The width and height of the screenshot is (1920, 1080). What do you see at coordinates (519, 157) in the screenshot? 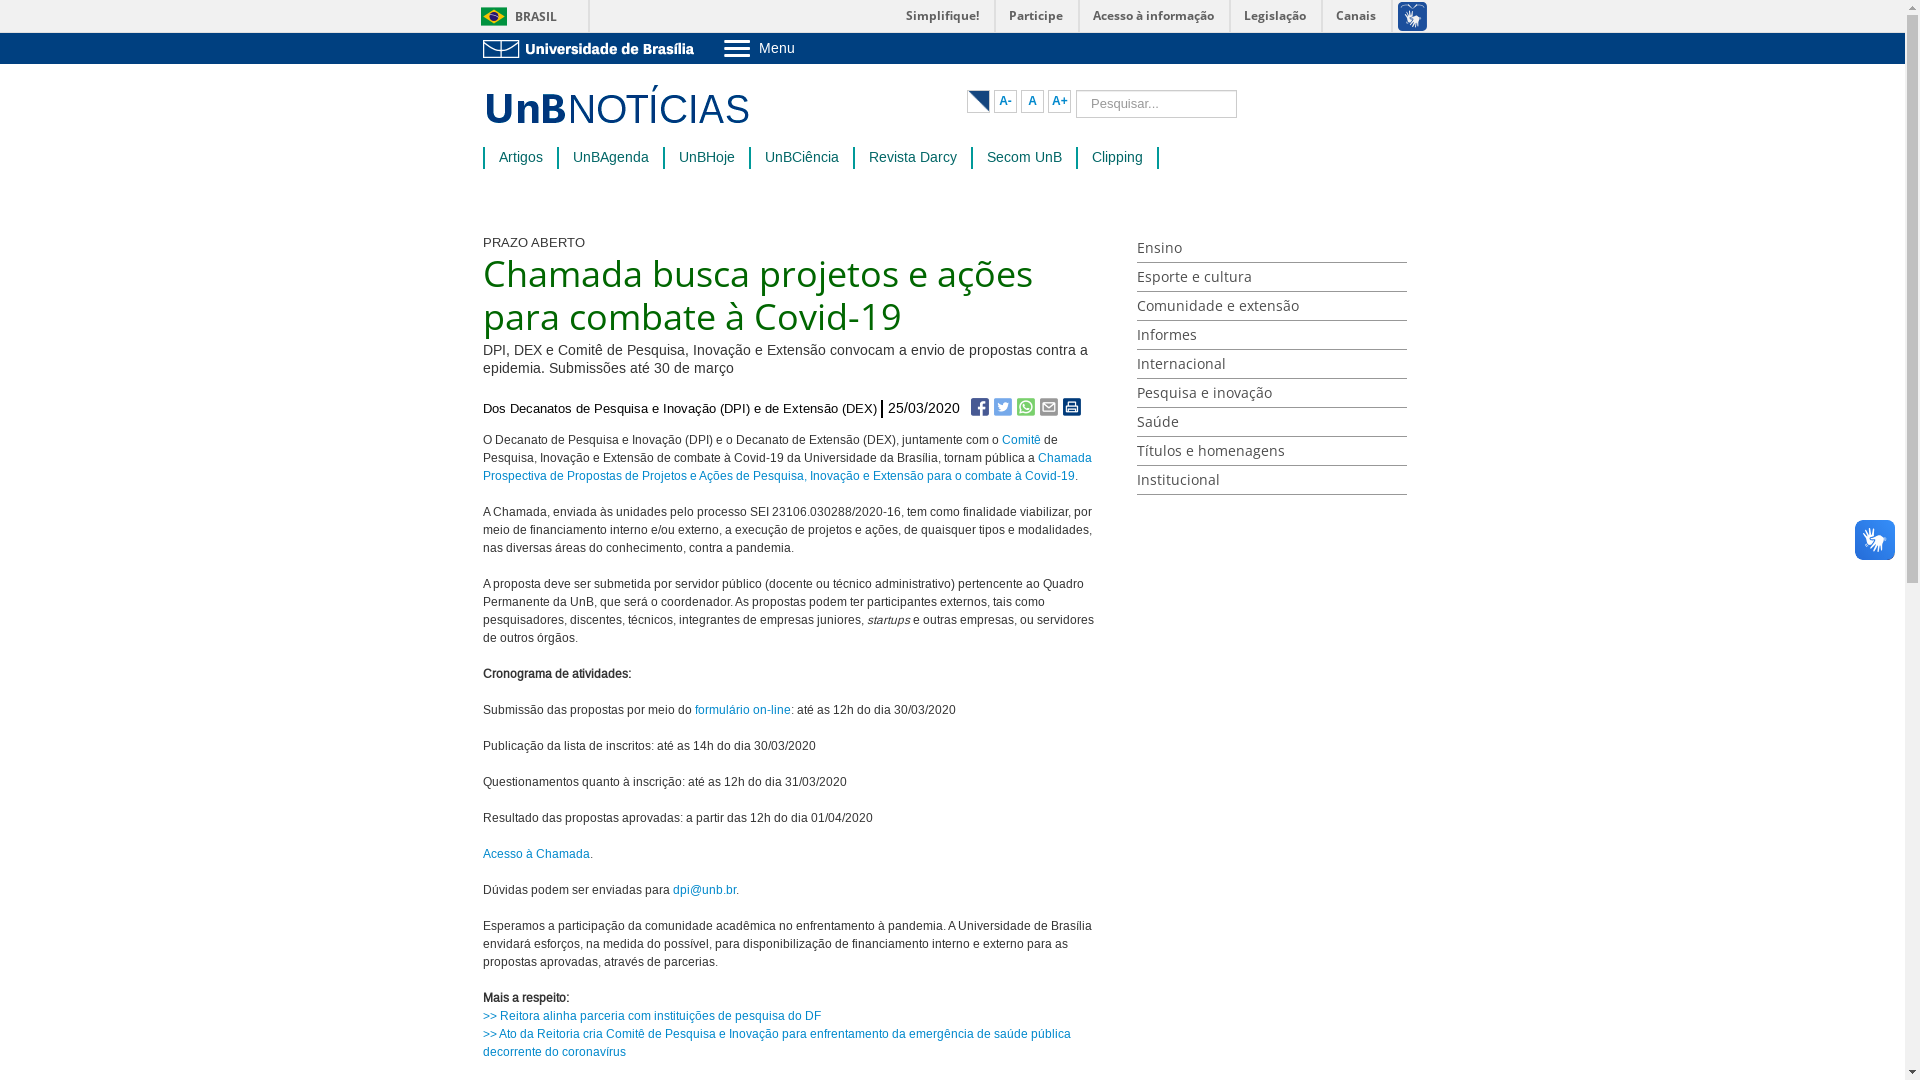
I see `'Artigos'` at bounding box center [519, 157].